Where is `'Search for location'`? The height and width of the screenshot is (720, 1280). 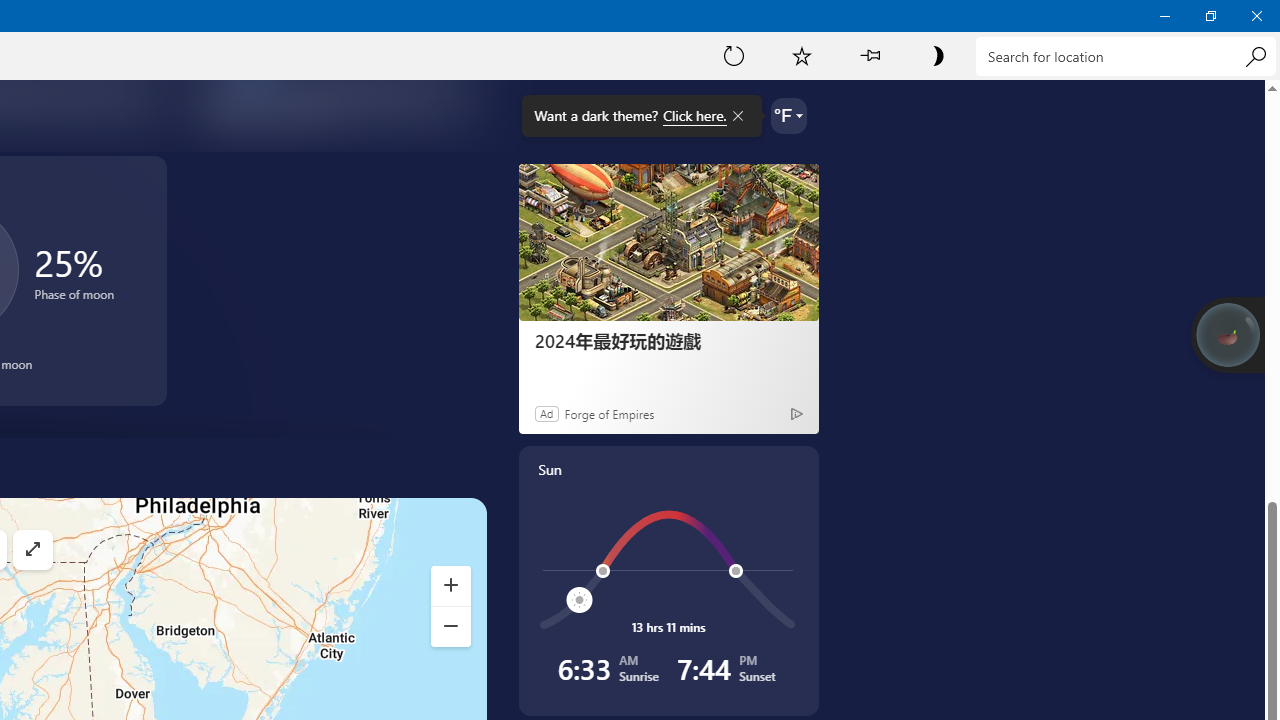
'Search for location' is located at coordinates (1125, 55).